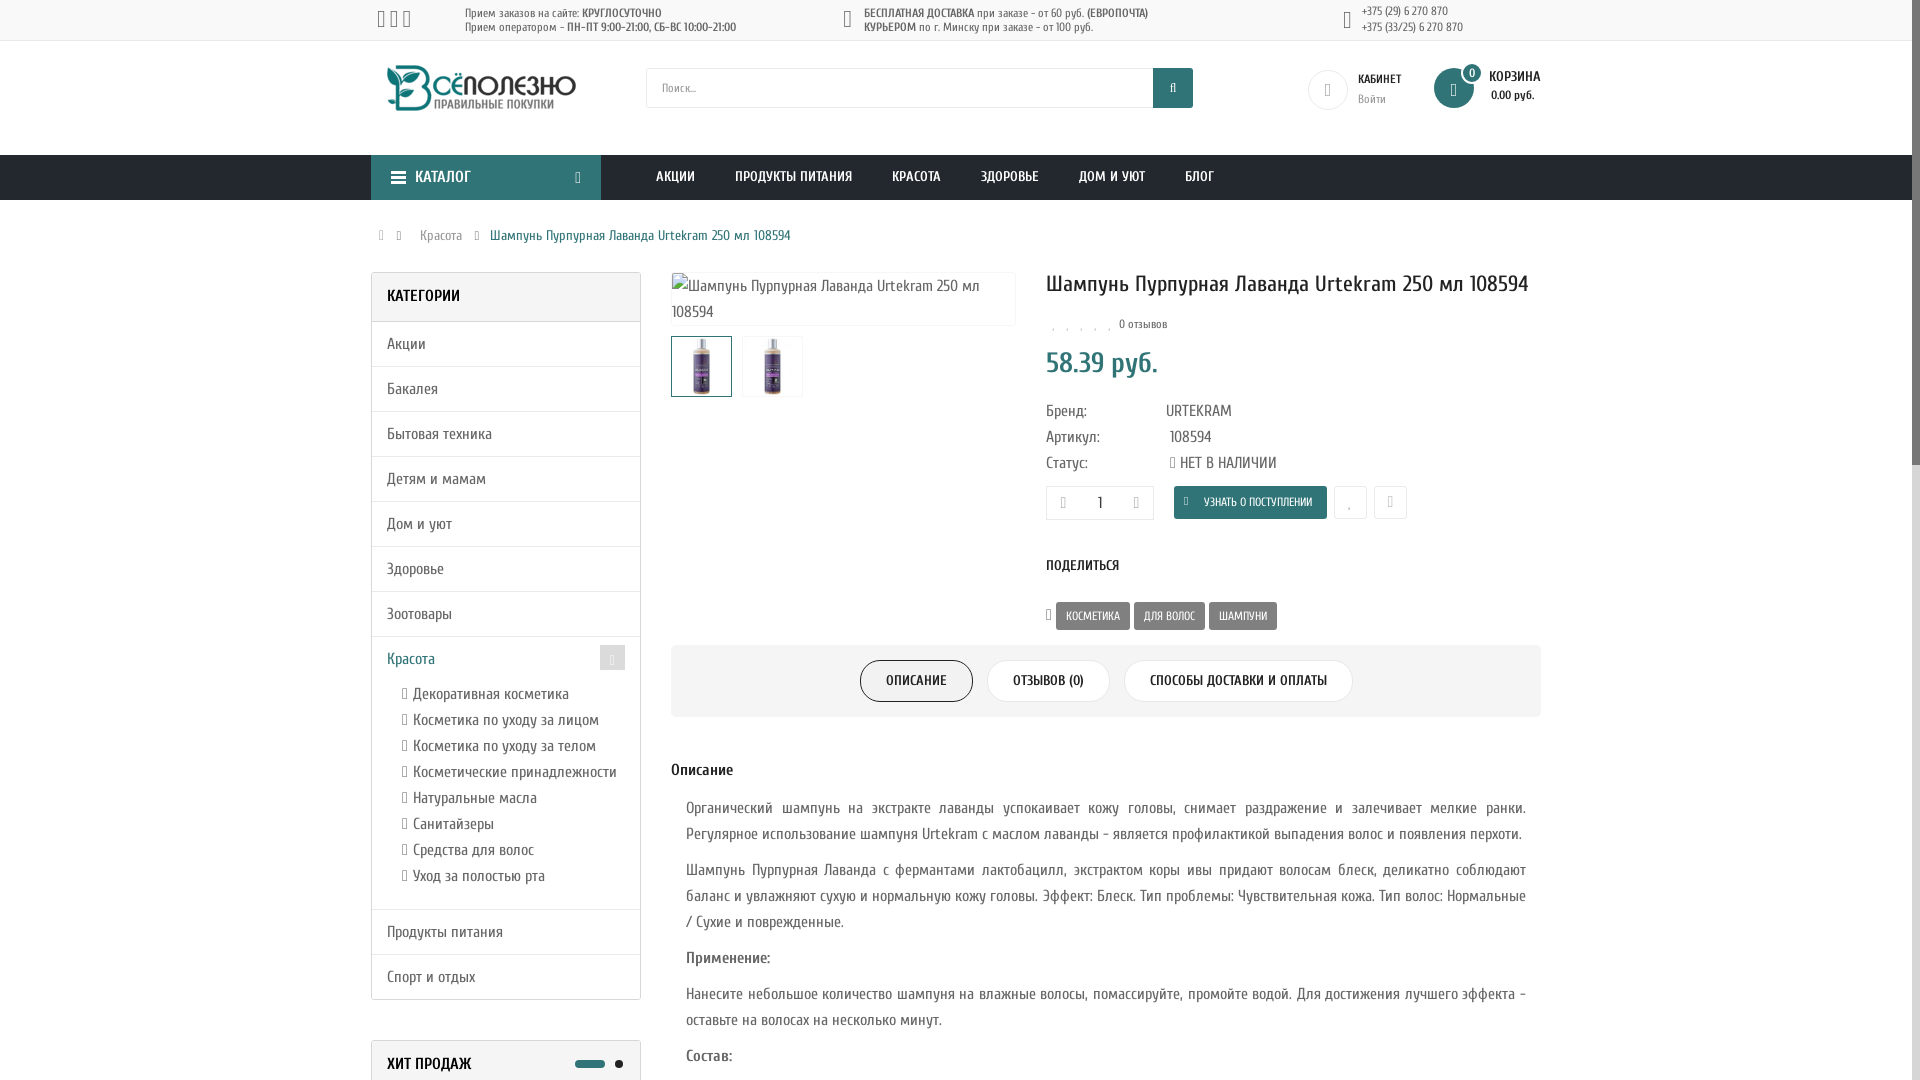 The height and width of the screenshot is (1080, 1920). Describe the element at coordinates (1404, 11) in the screenshot. I see `'+375 (29) 6 270 870'` at that location.